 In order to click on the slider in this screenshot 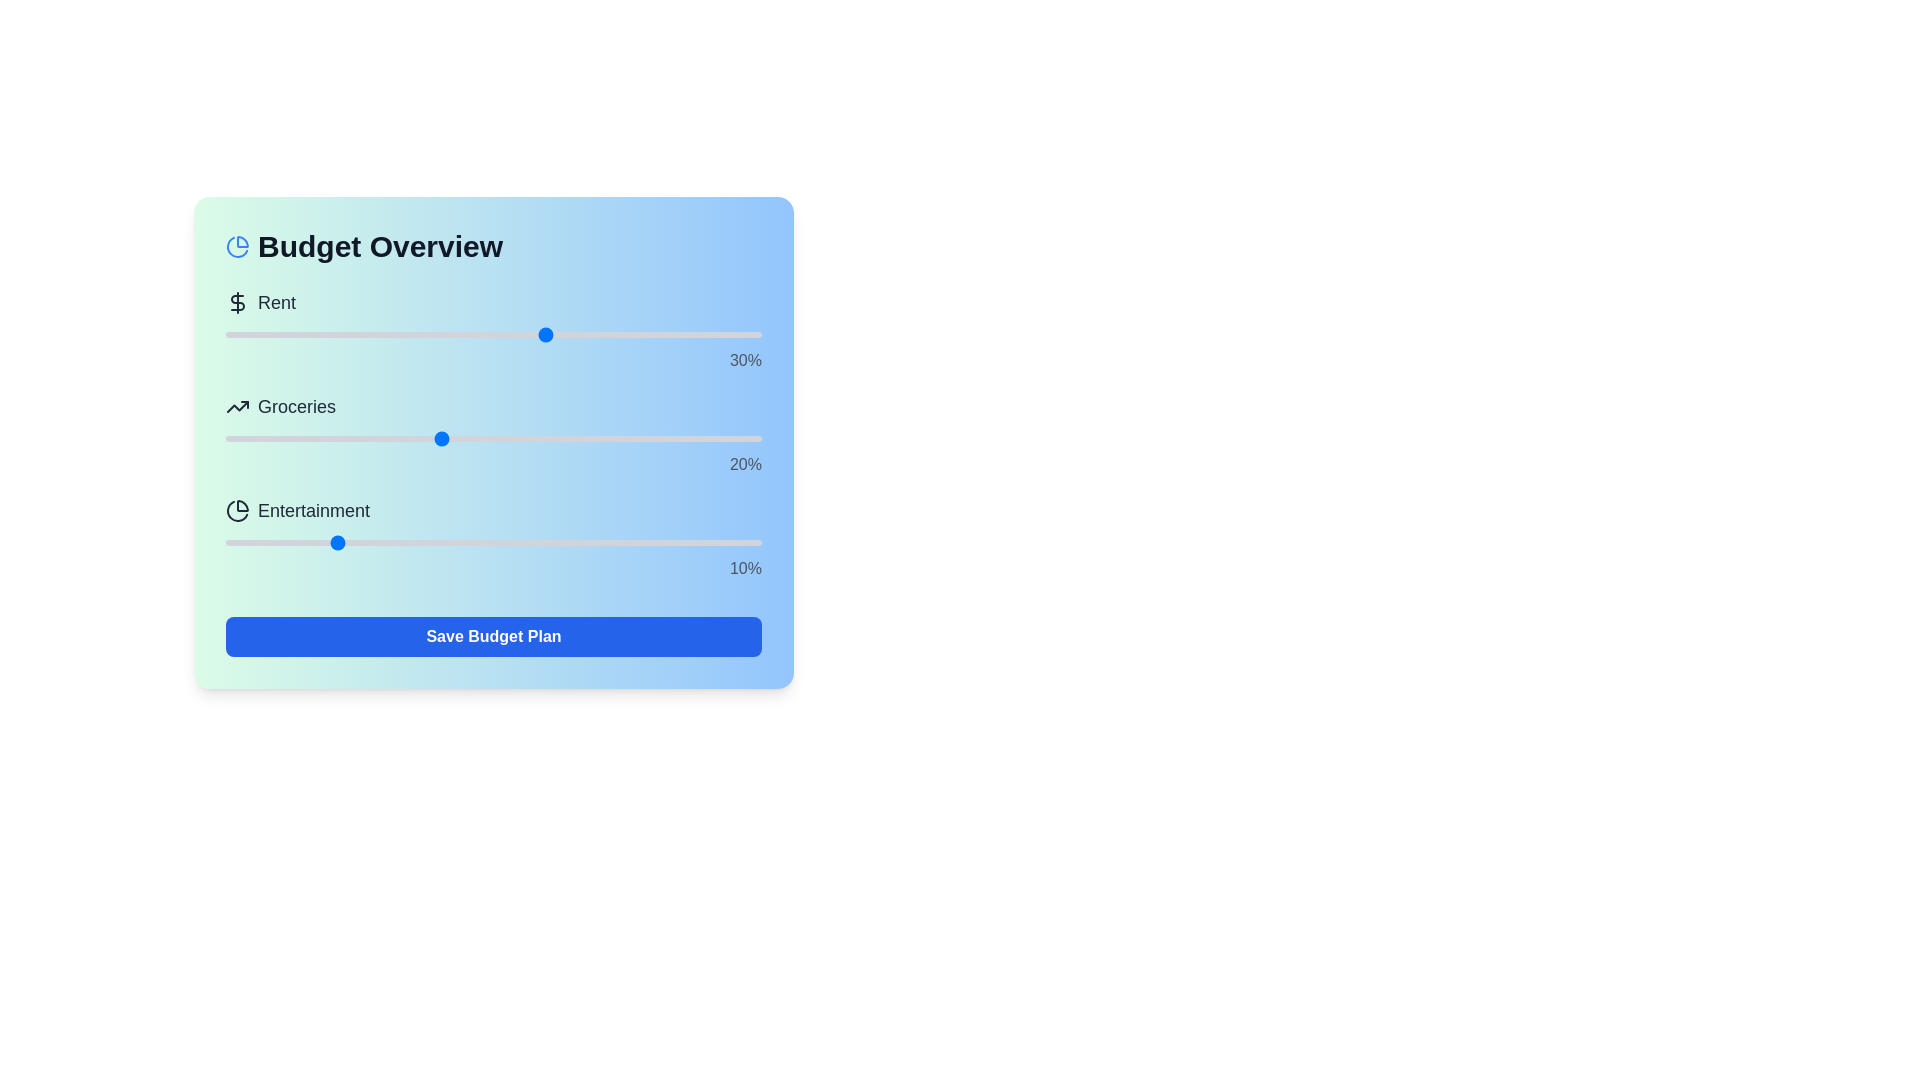, I will do `click(578, 543)`.